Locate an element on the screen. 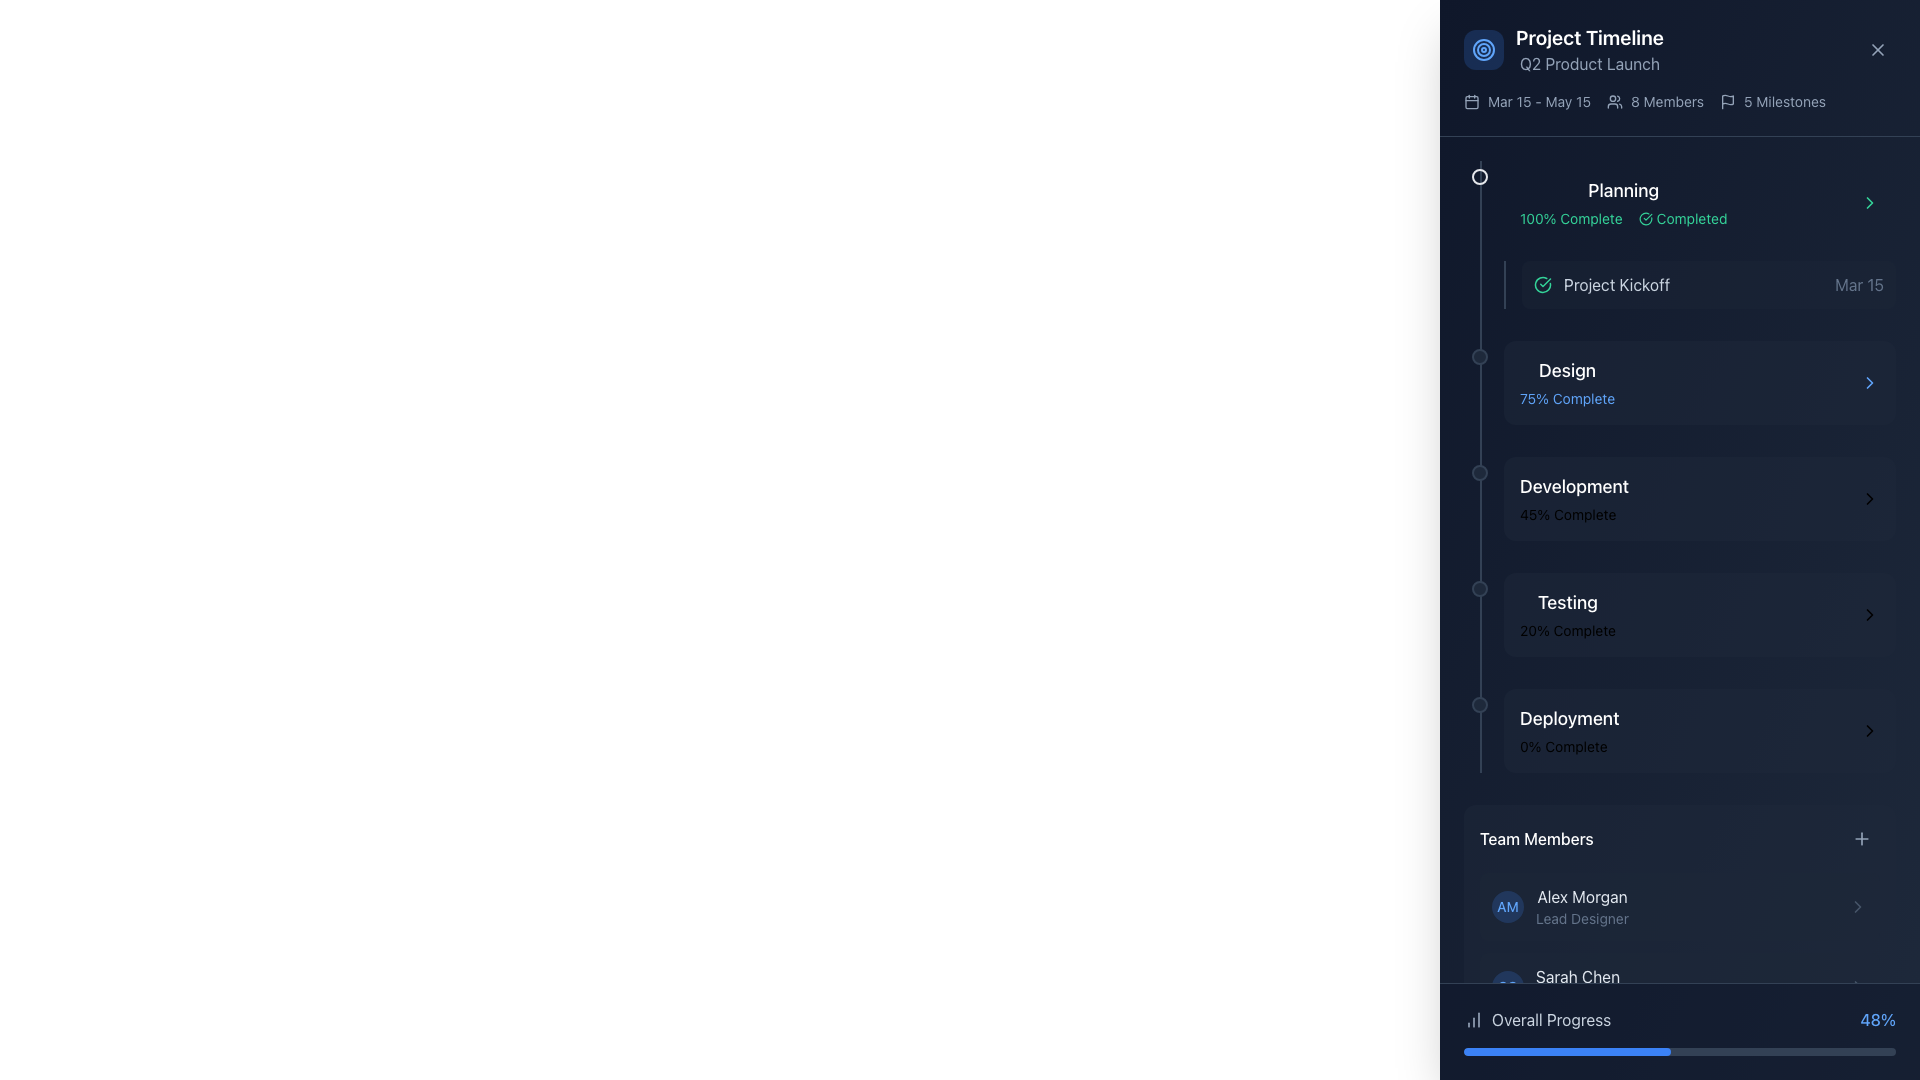  the status indicator icon that indicates the completion of the 'Project Kickoff' task, located to the left of the text in the Planning section timeline is located at coordinates (1541, 285).